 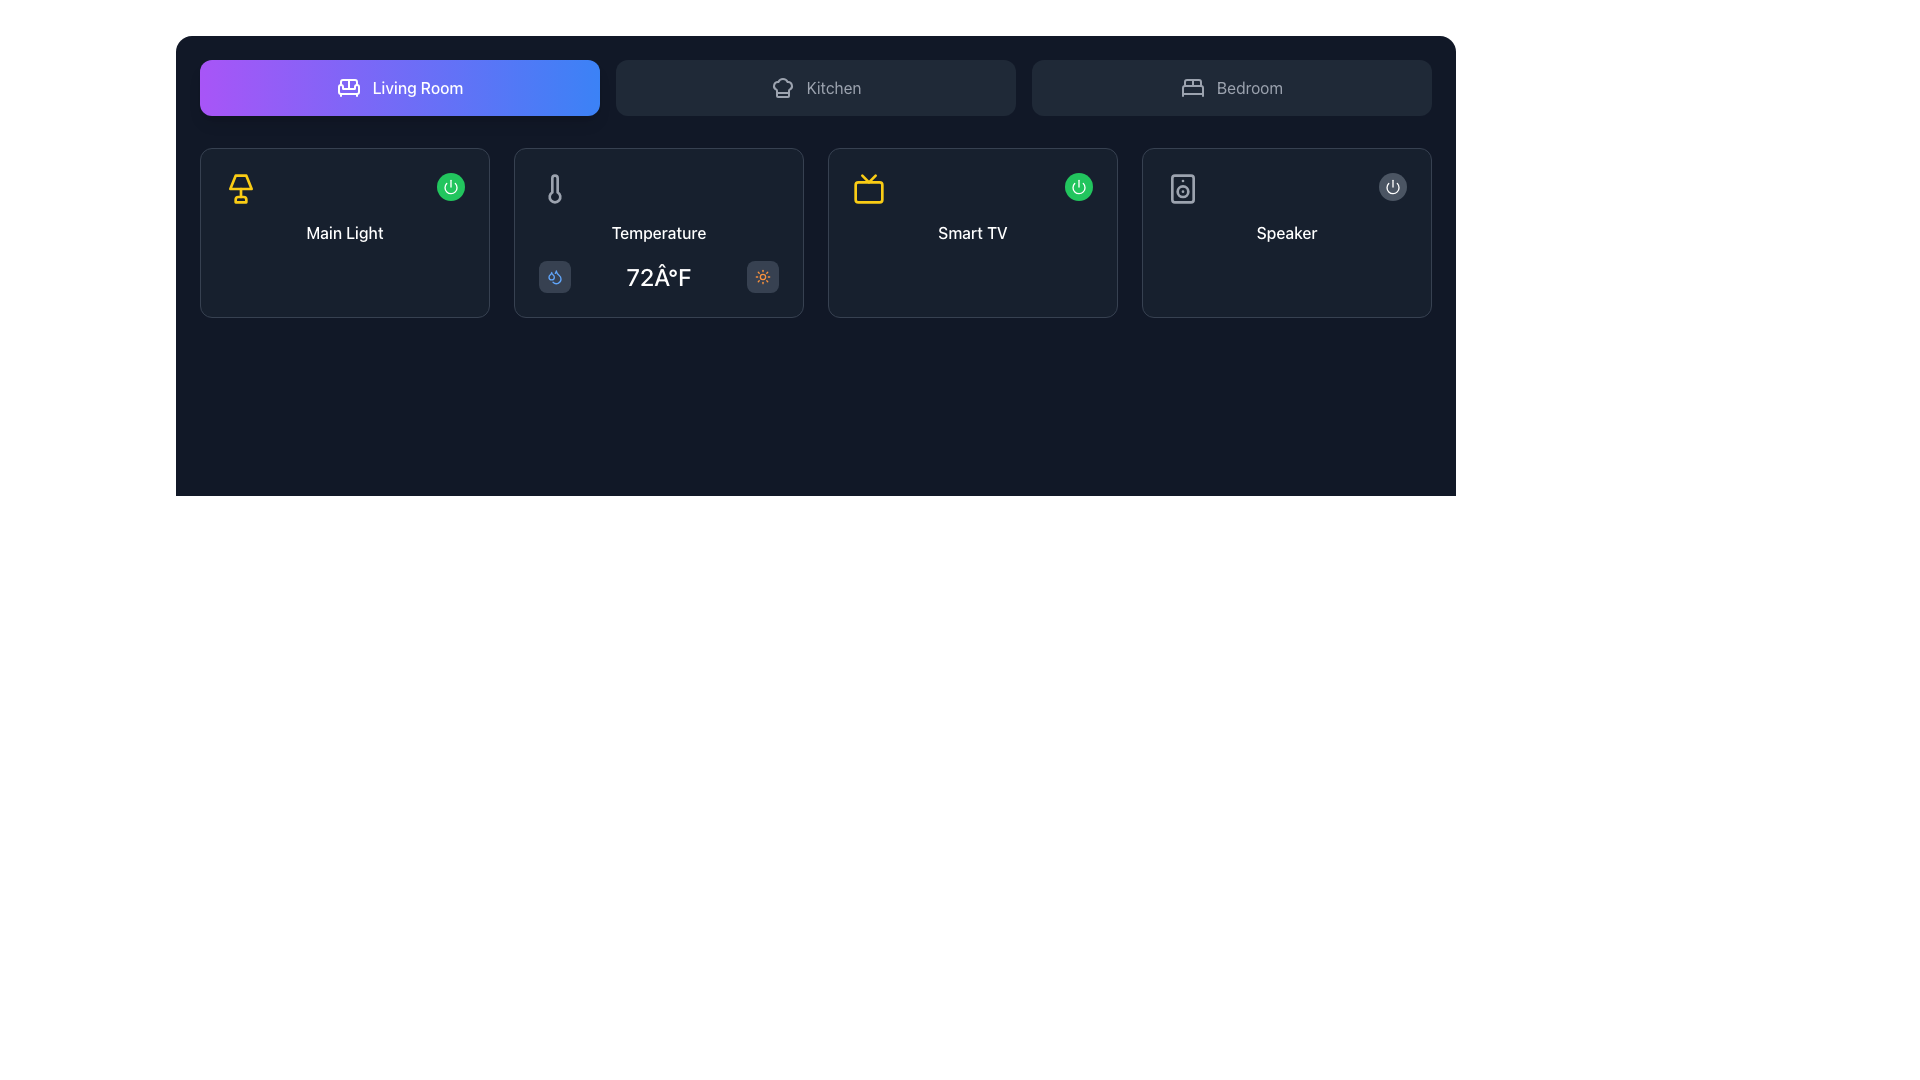 I want to click on the toggle button located in the top-right corner of the 'Main Light' card, so click(x=450, y=186).